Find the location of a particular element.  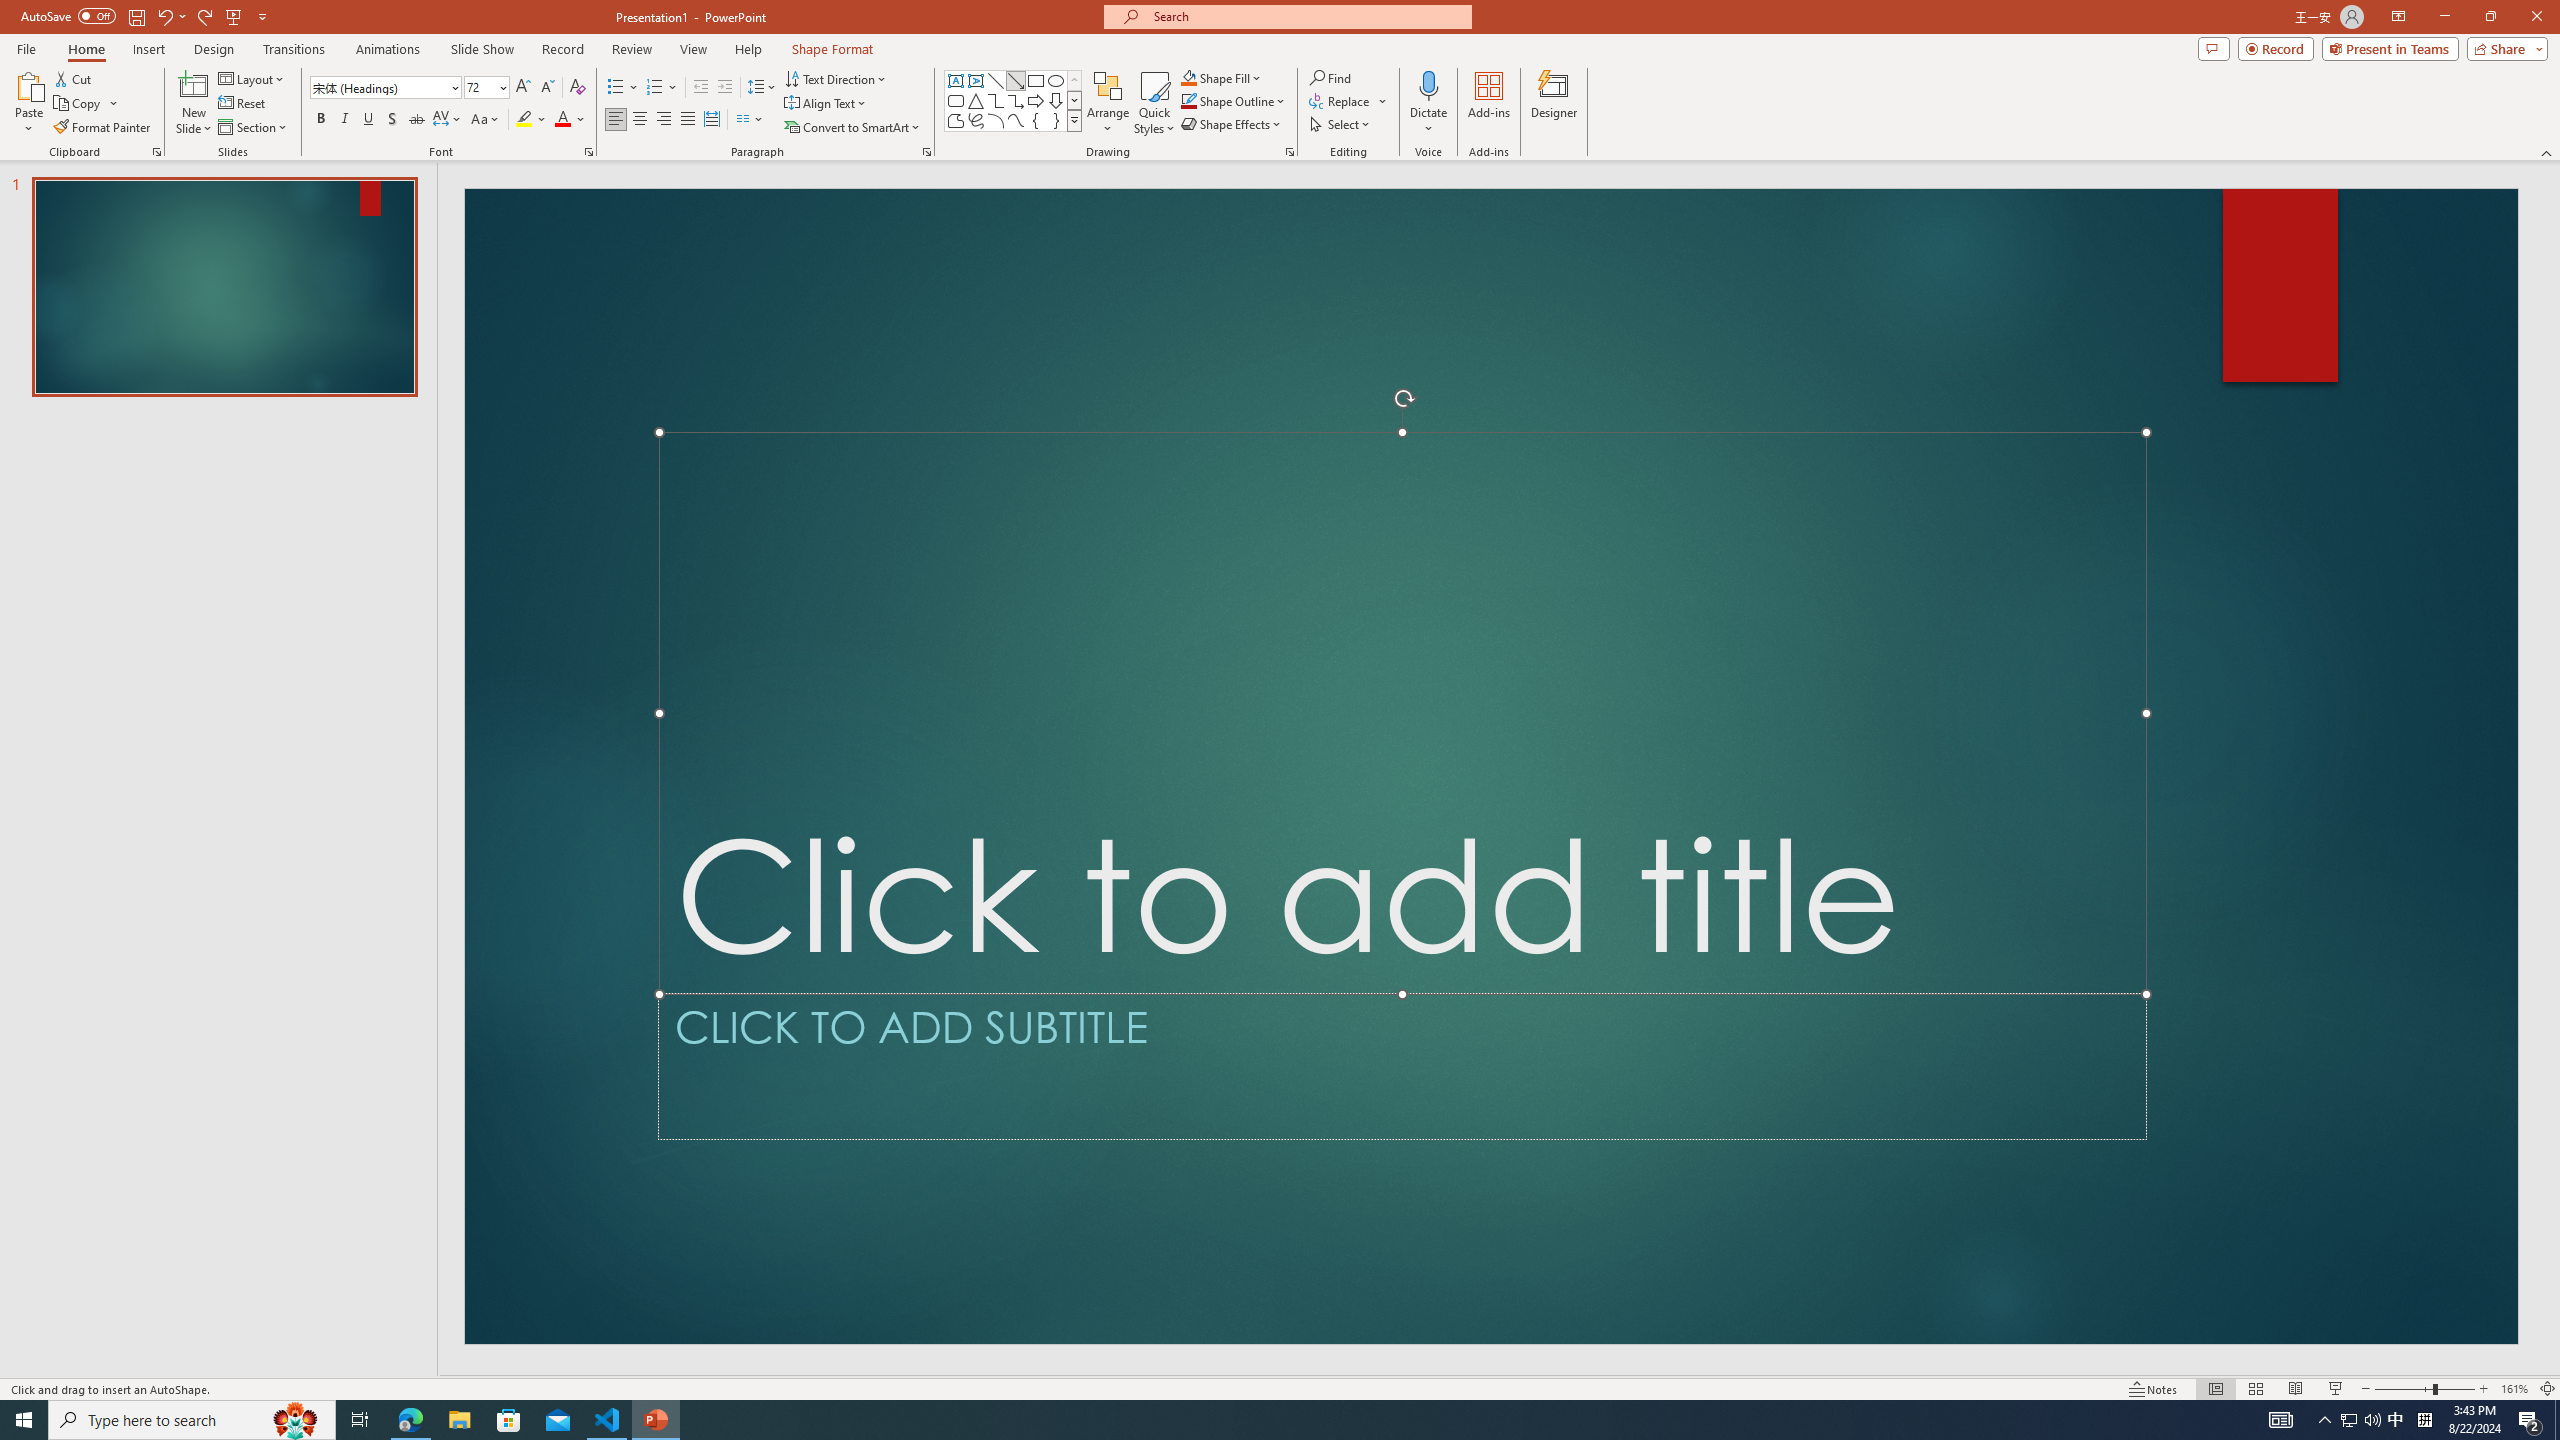

'Dictate' is located at coordinates (1427, 84).